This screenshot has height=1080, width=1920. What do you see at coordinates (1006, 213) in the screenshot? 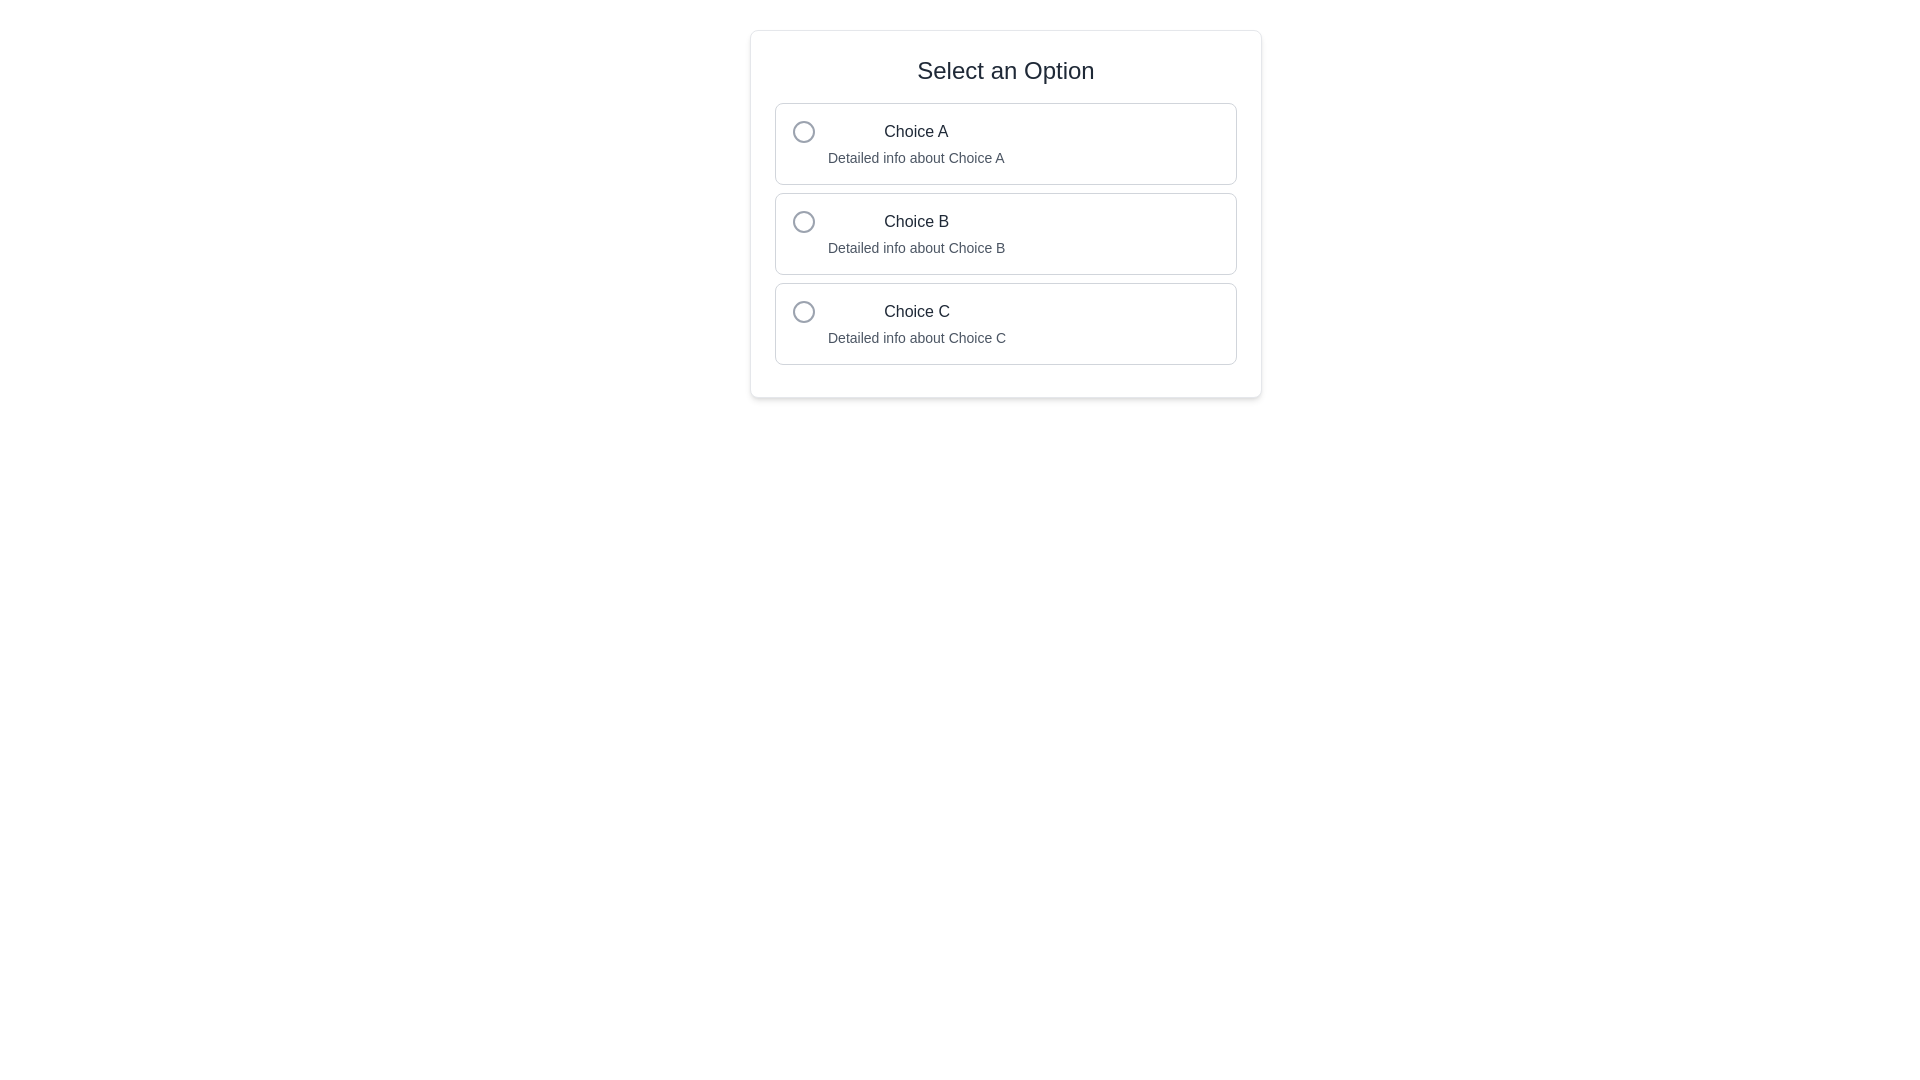
I see `the second radio button card in the list of options under 'Select an Option', positioned between 'Choice A' and 'Choice C'` at bounding box center [1006, 213].